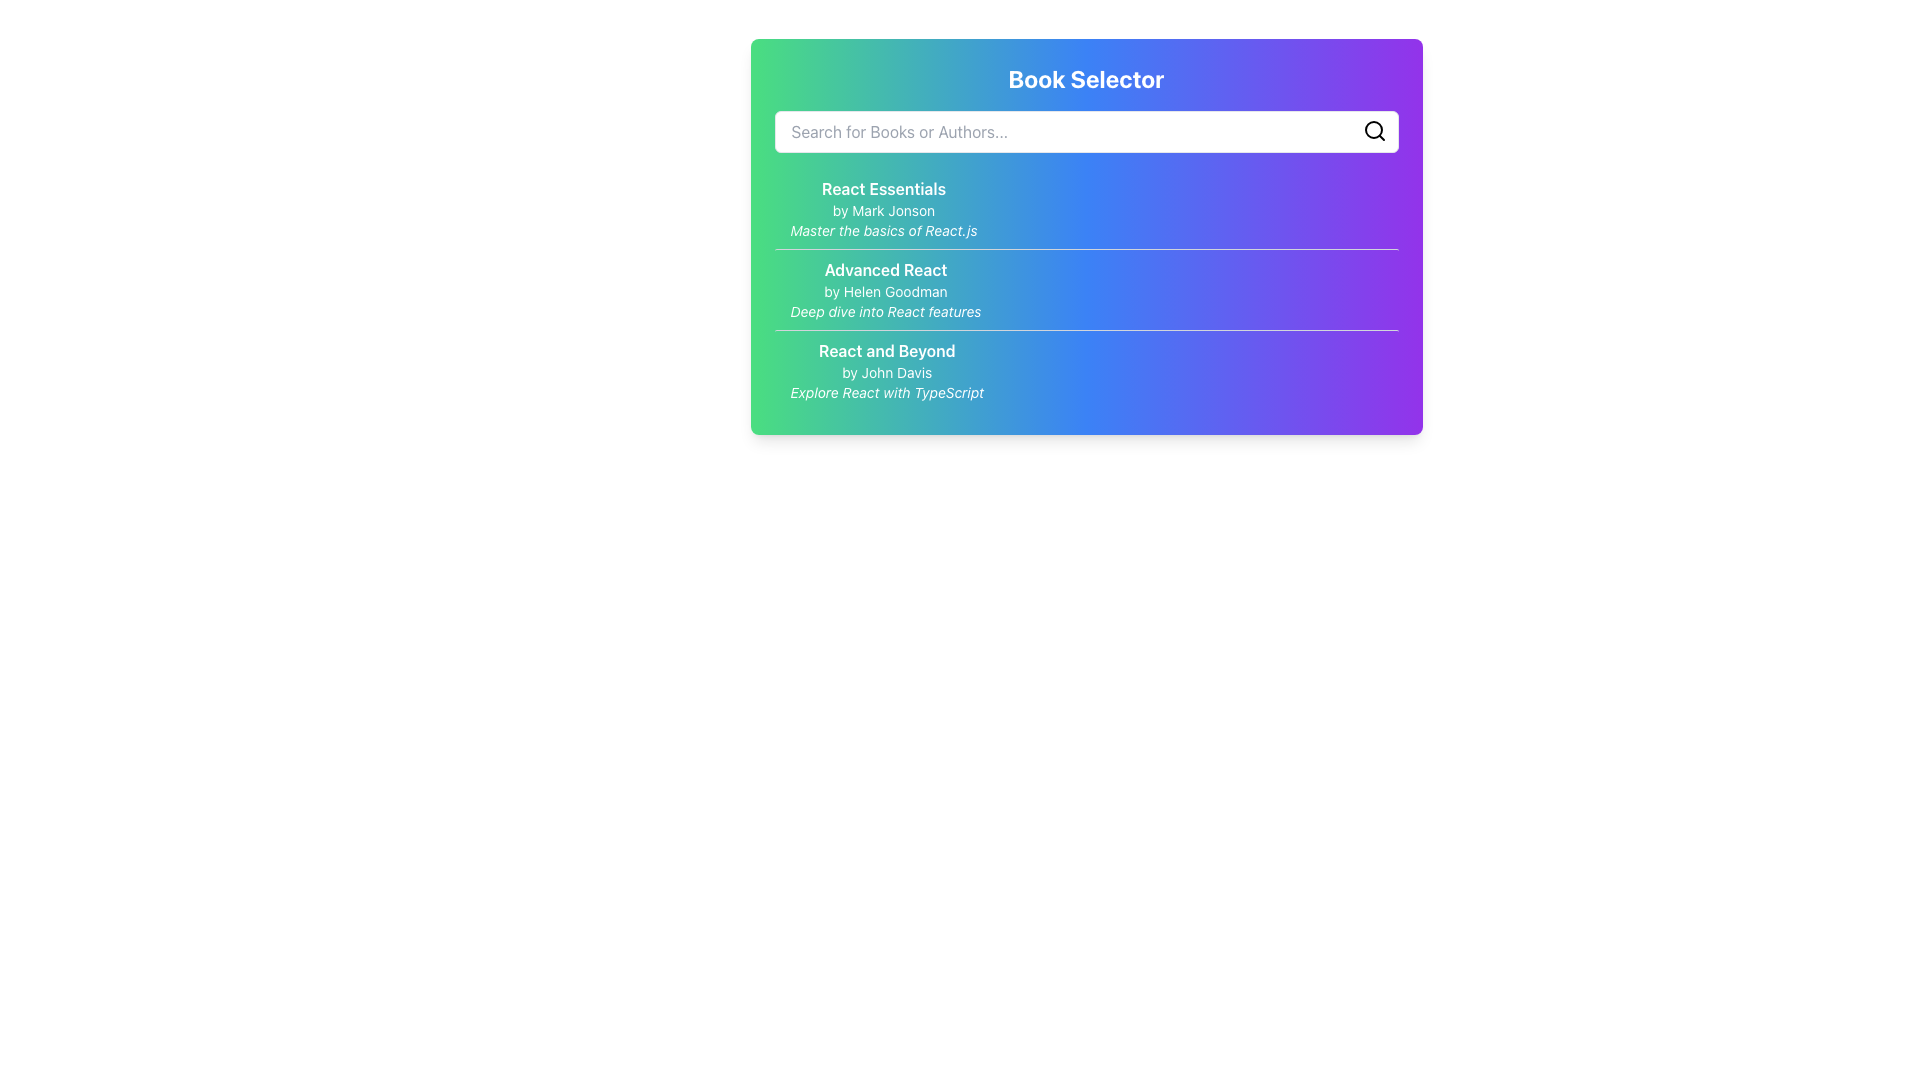 This screenshot has width=1920, height=1080. Describe the element at coordinates (1085, 235) in the screenshot. I see `the book entries within the card or panel that presents a selectable list of books, located centrally in the interface` at that location.